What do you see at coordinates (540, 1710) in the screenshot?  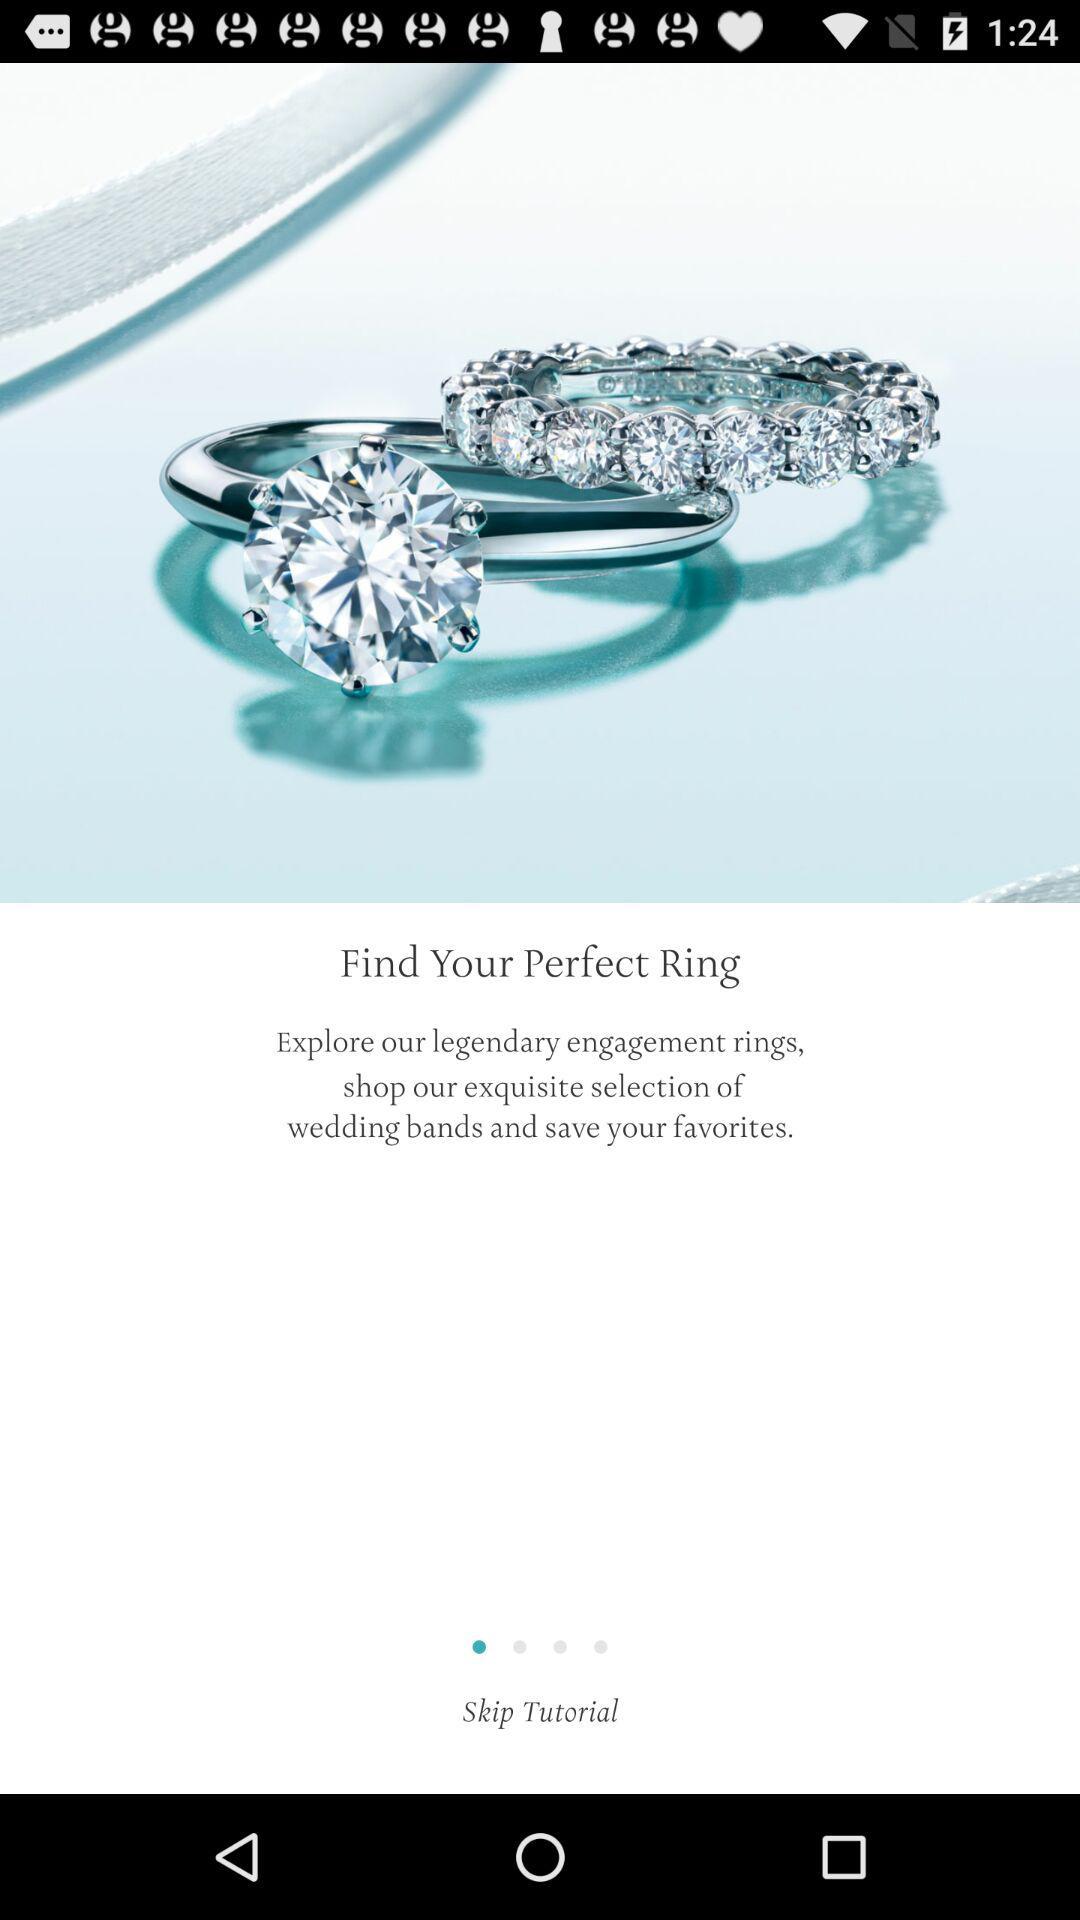 I see `the skip tutorial` at bounding box center [540, 1710].